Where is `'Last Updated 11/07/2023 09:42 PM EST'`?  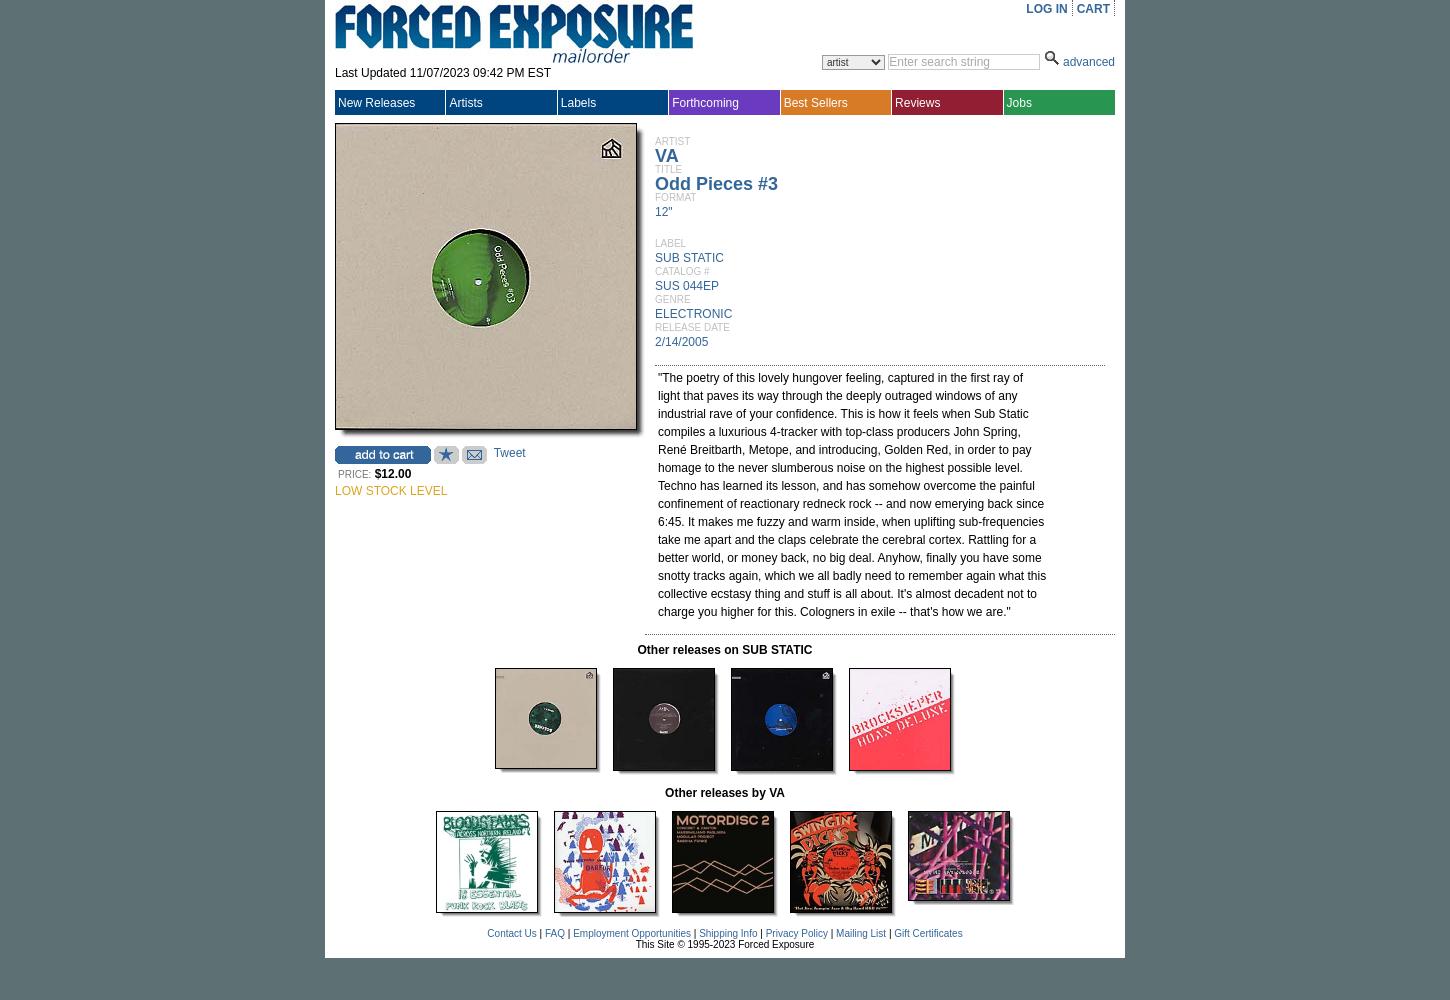 'Last Updated 11/07/2023 09:42 PM EST' is located at coordinates (441, 72).